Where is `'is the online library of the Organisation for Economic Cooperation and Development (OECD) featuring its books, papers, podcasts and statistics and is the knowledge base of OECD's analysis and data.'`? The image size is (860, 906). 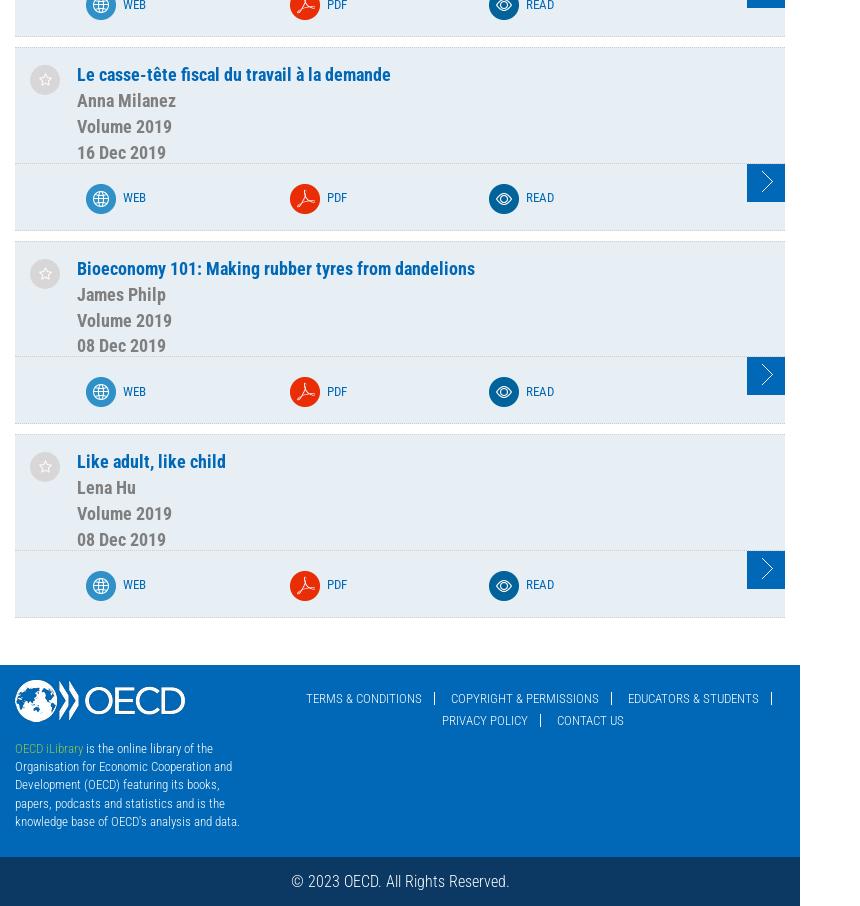 'is the online library of the Organisation for Economic Cooperation and Development (OECD) featuring its books, papers, podcasts and statistics and is the knowledge base of OECD's analysis and data.' is located at coordinates (127, 783).